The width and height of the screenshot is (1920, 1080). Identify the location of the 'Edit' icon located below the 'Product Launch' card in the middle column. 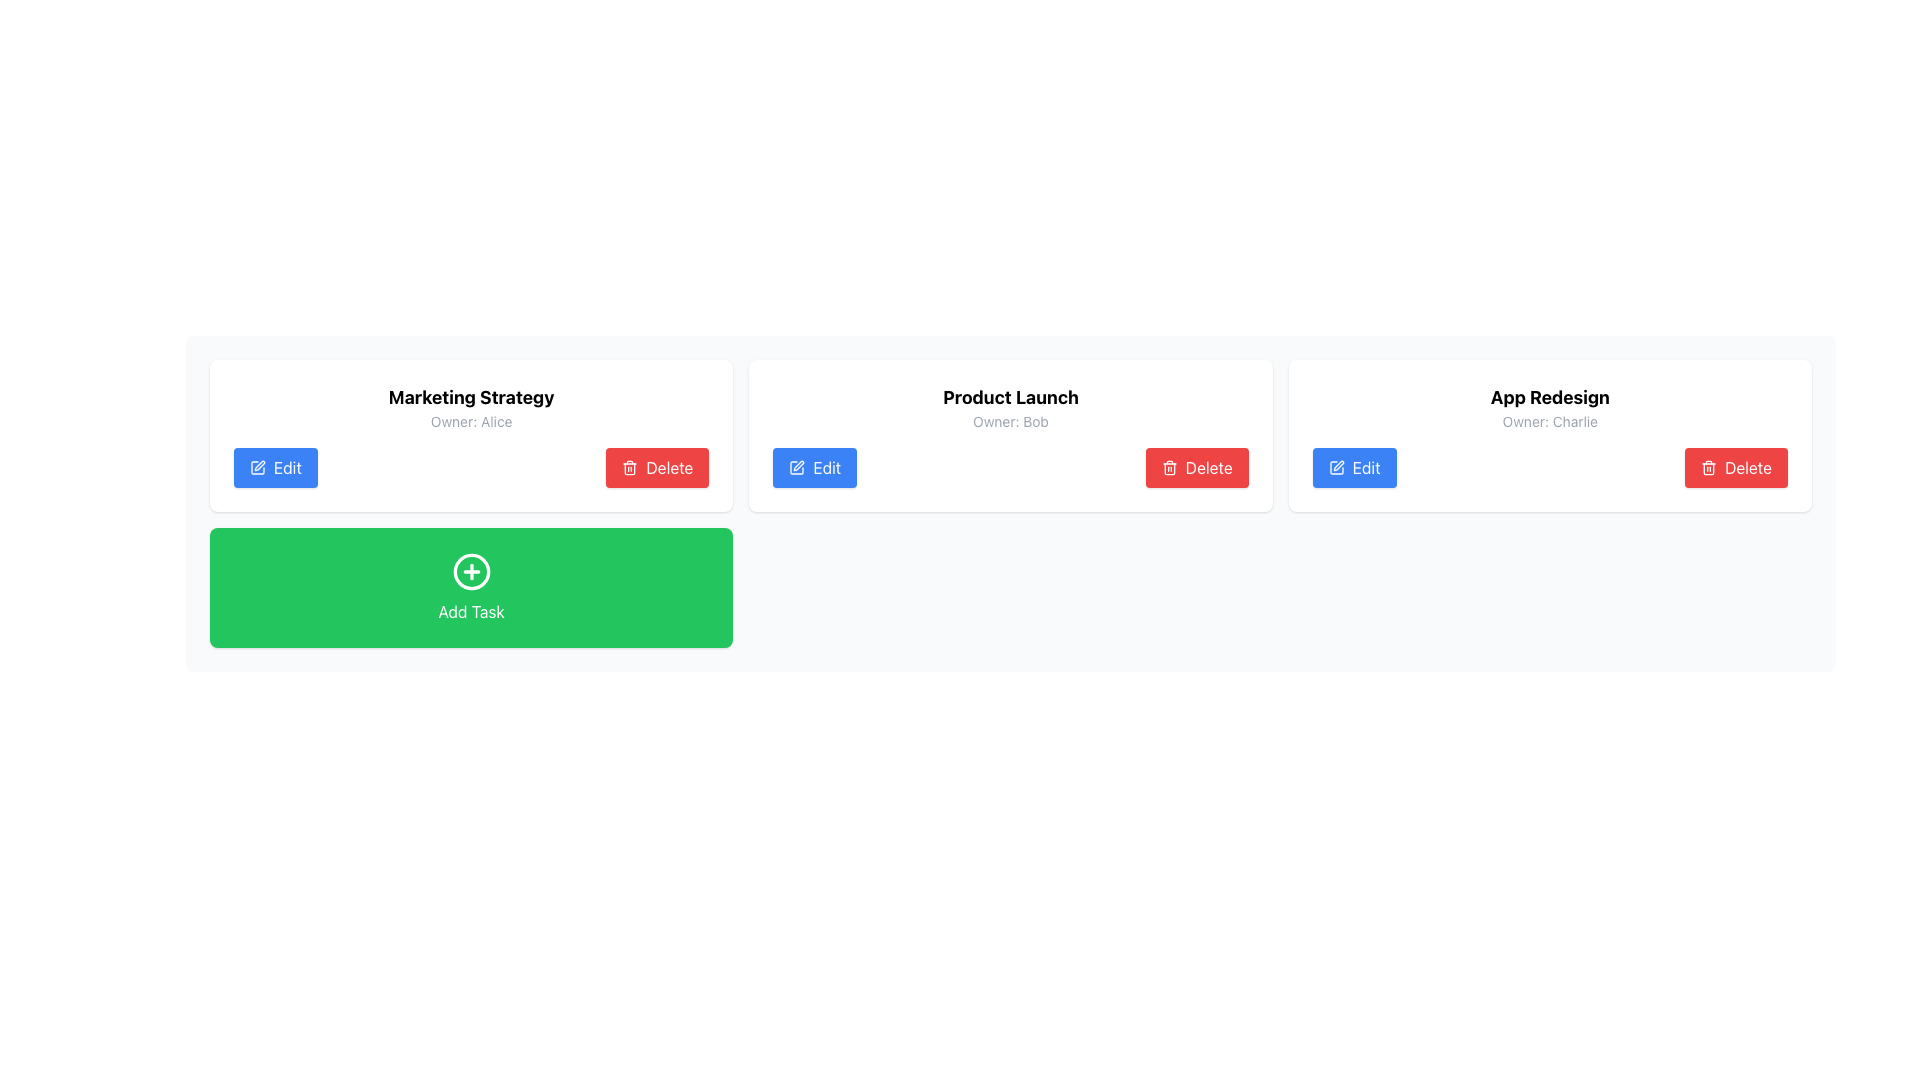
(796, 467).